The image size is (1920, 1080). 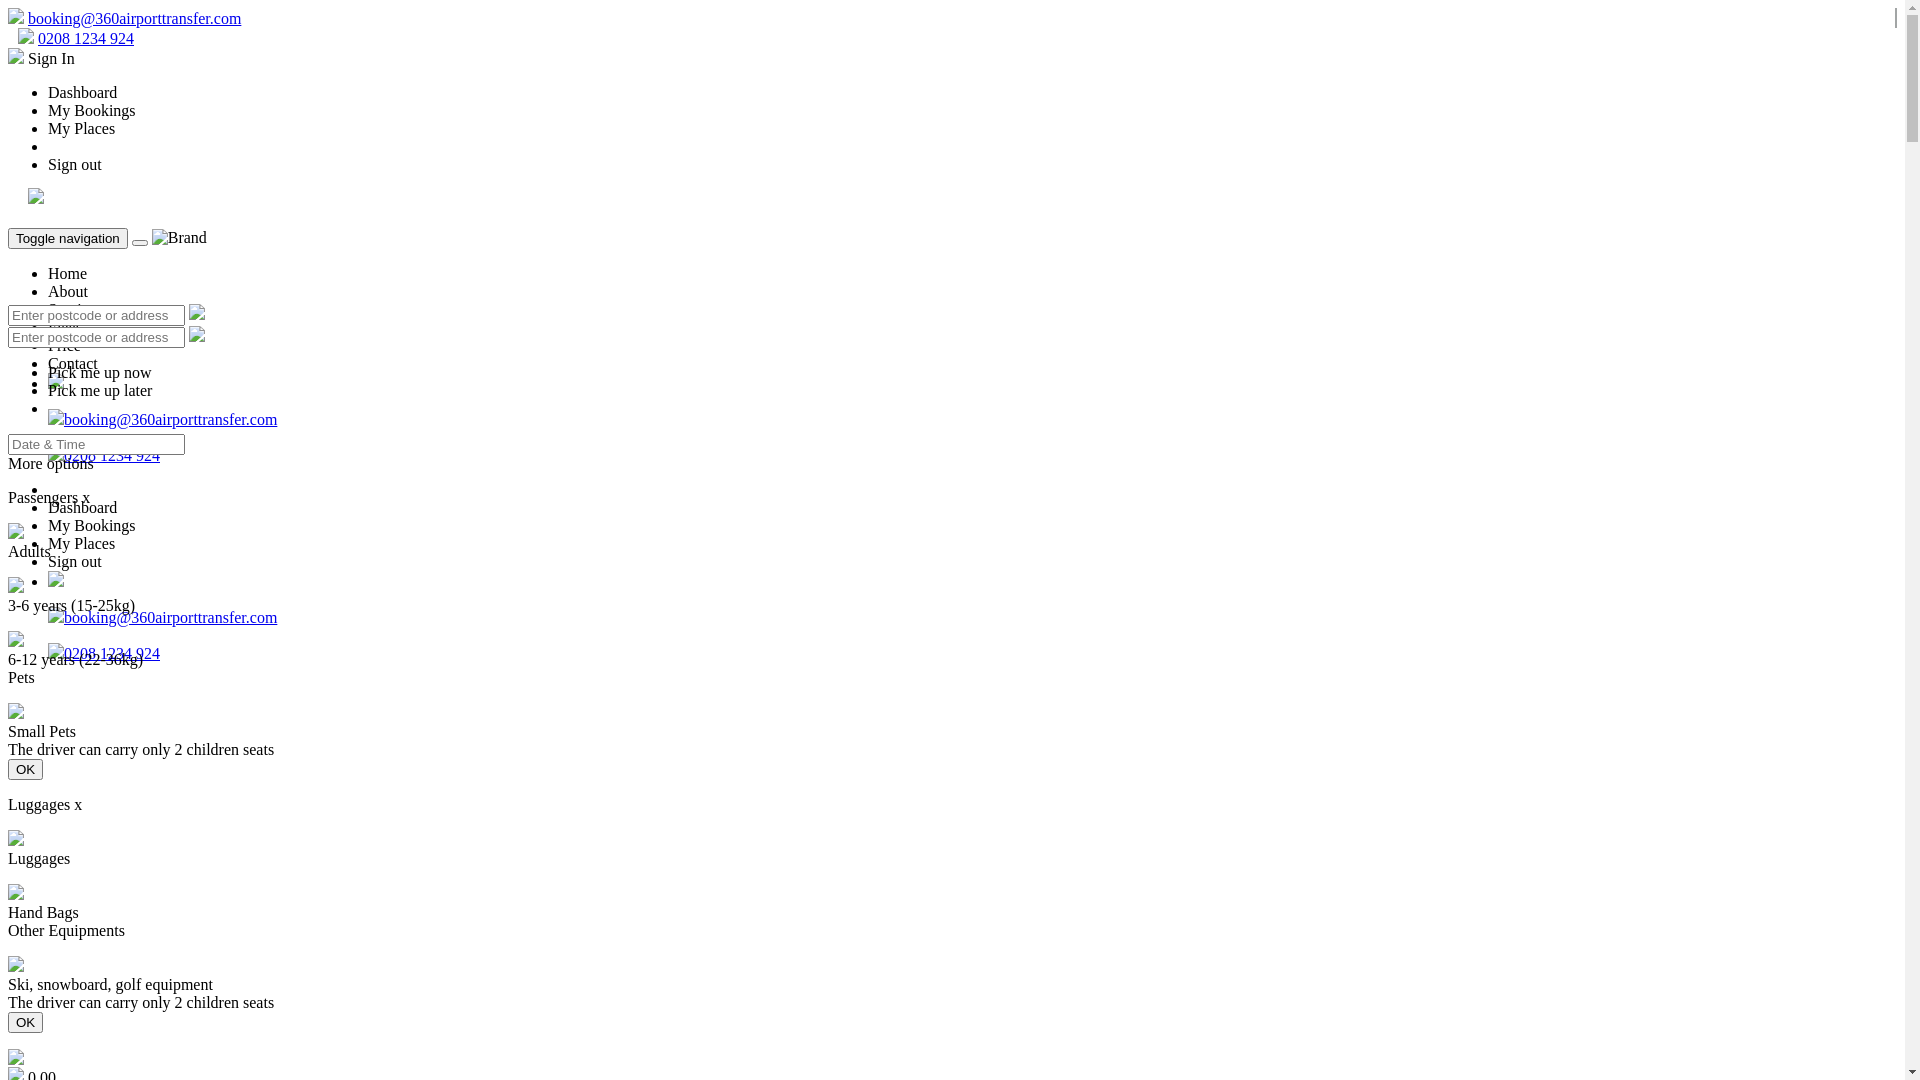 What do you see at coordinates (48, 273) in the screenshot?
I see `'Home'` at bounding box center [48, 273].